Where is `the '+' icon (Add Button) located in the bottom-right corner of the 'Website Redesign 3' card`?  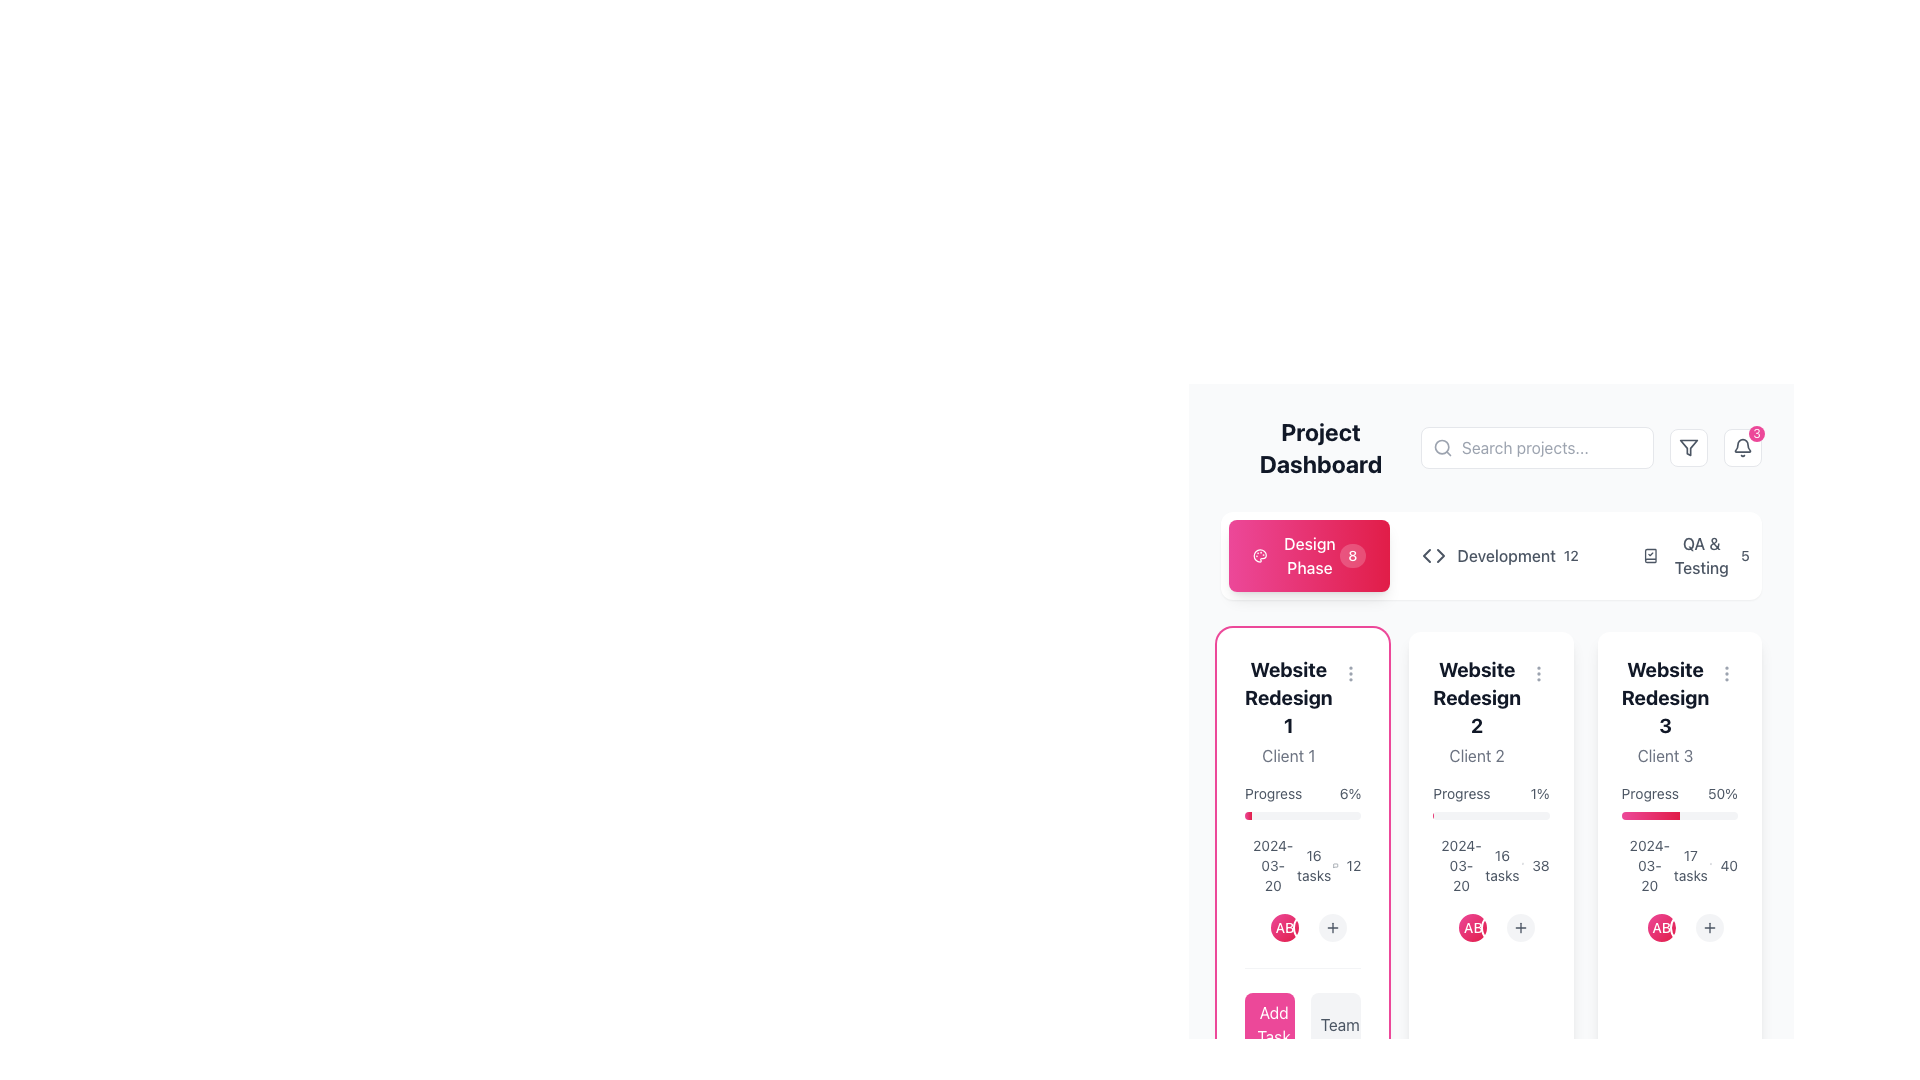
the '+' icon (Add Button) located in the bottom-right corner of the 'Website Redesign 3' card is located at coordinates (1708, 928).